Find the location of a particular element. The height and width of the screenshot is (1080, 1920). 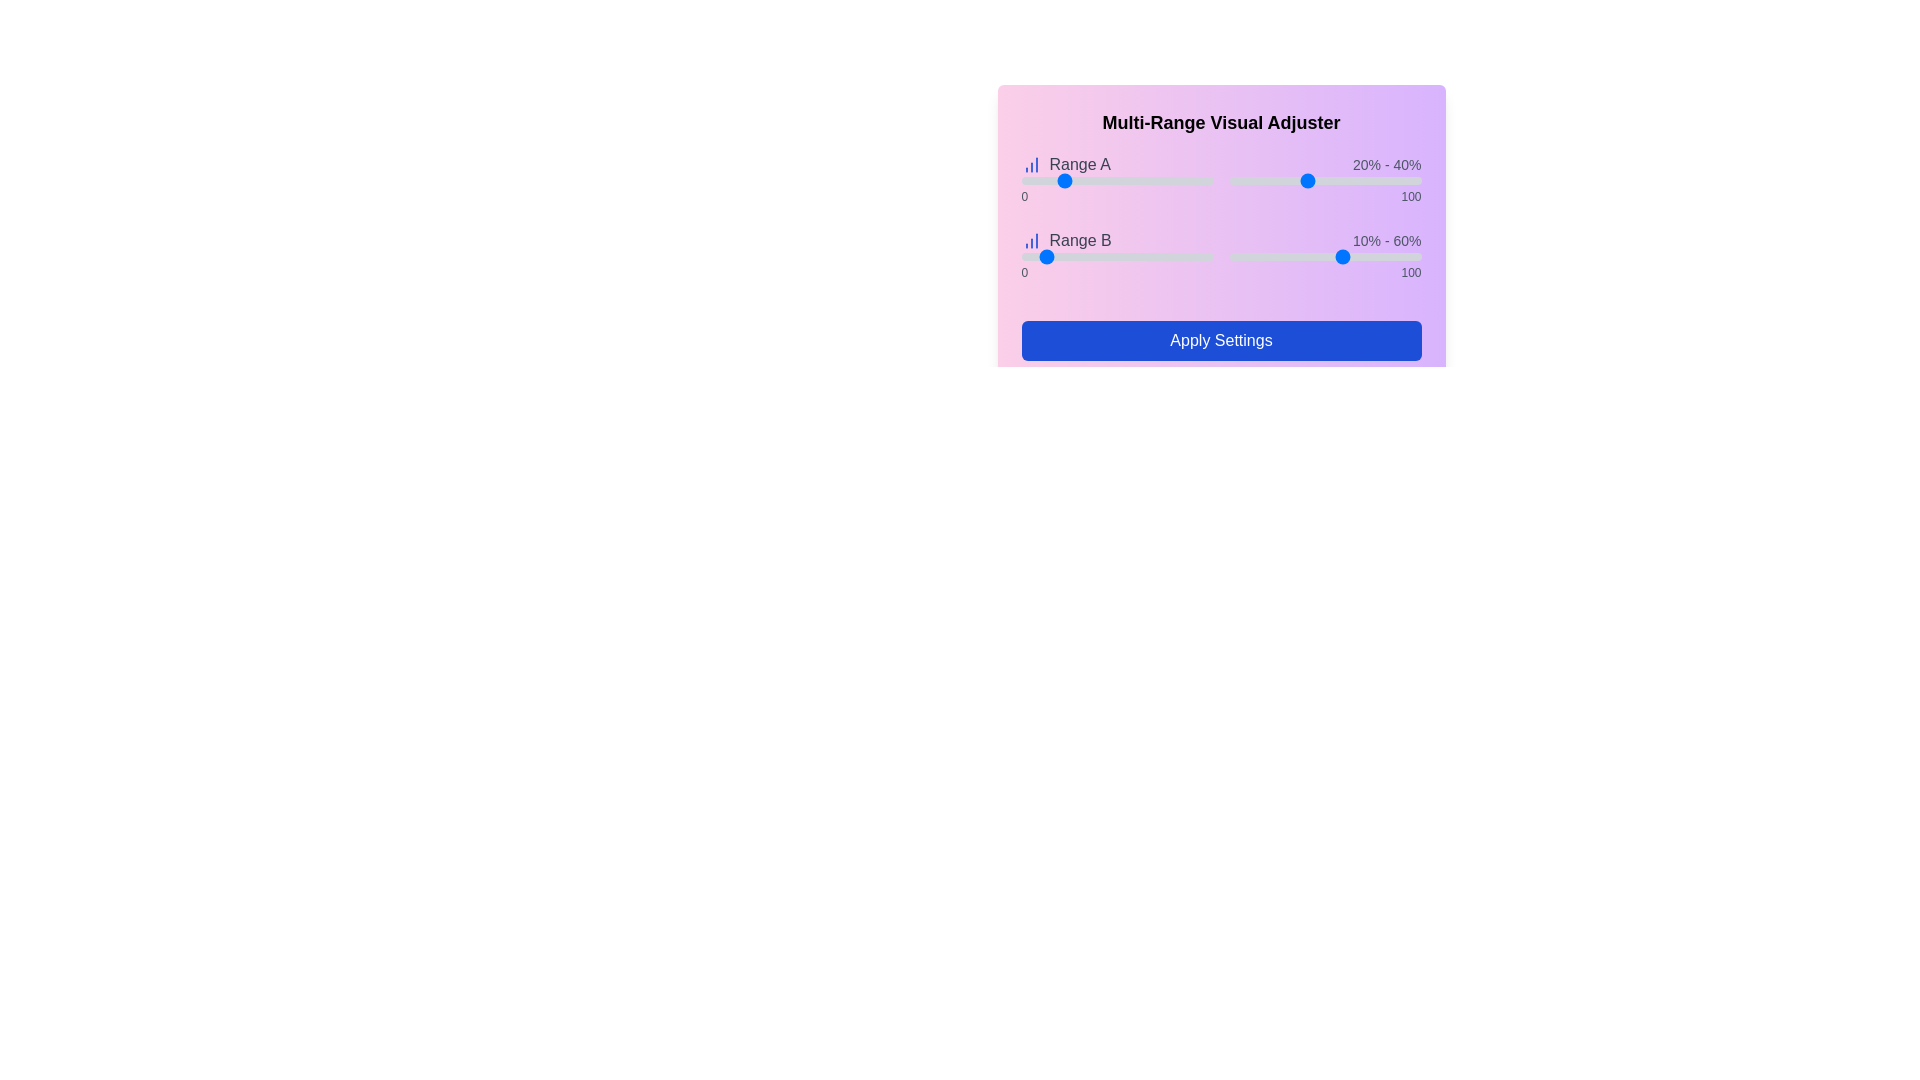

the slider is located at coordinates (1134, 181).